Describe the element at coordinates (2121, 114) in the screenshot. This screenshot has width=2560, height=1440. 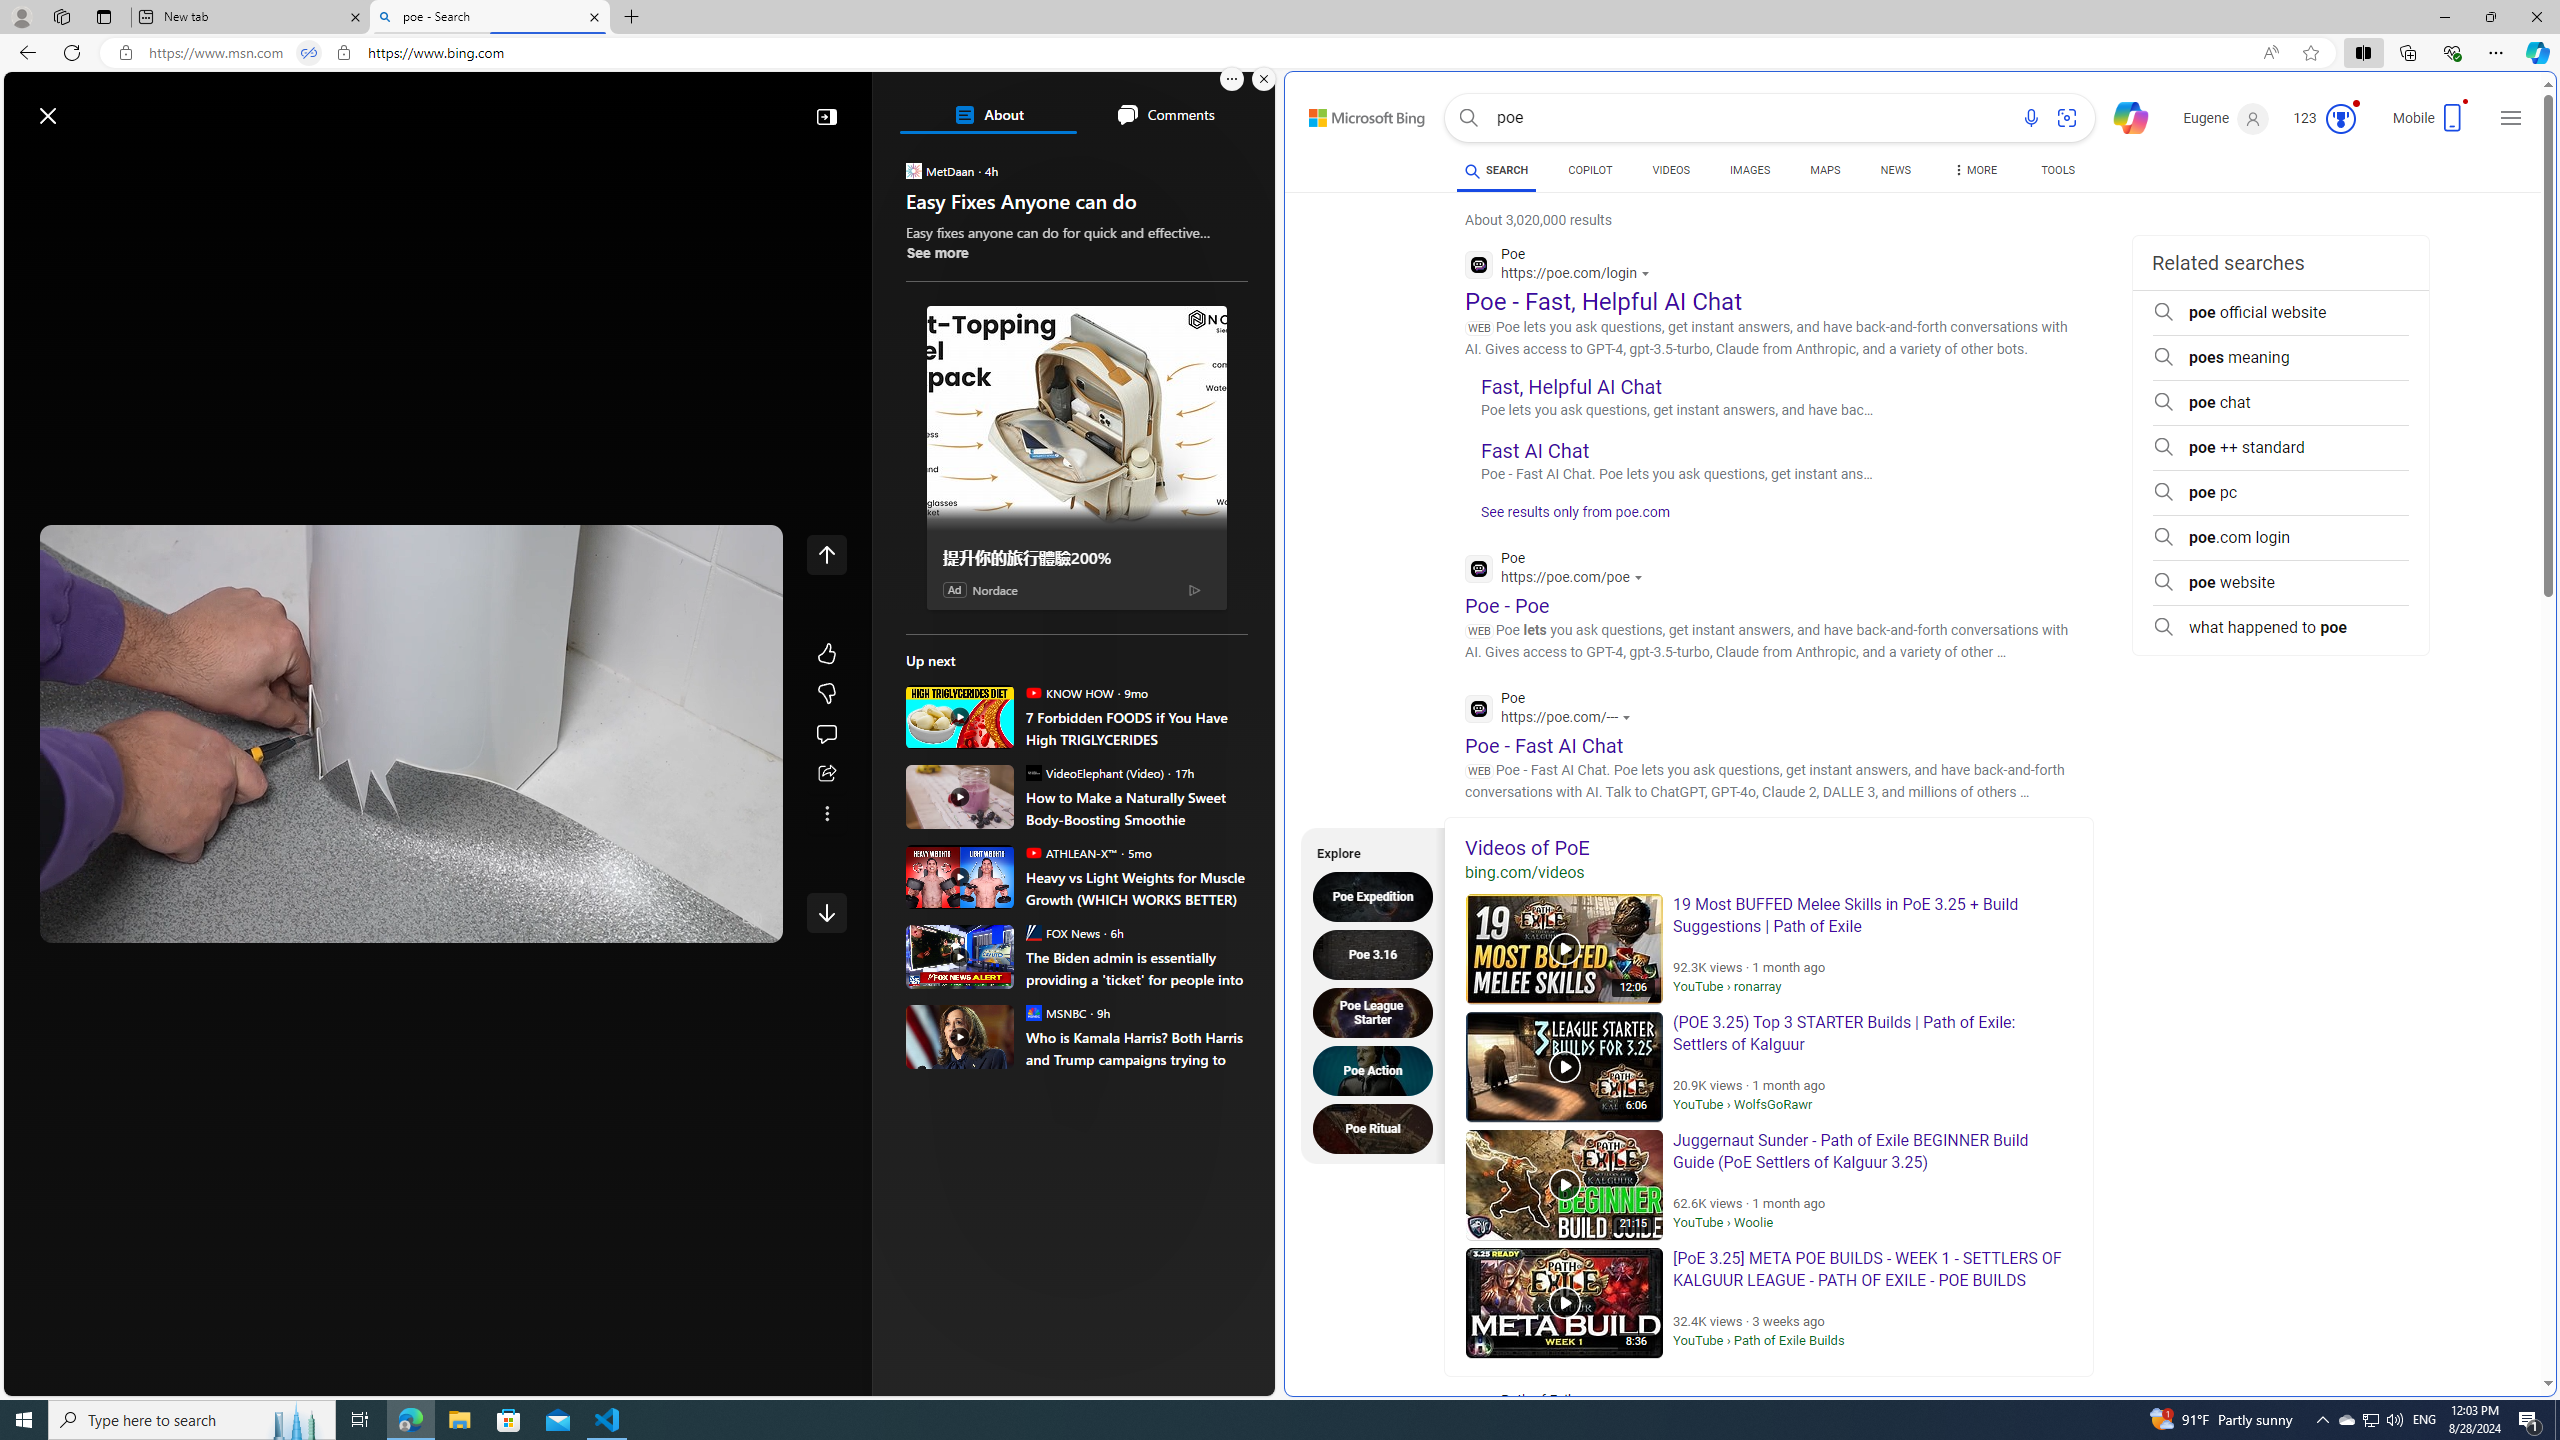
I see `'Chat'` at that location.